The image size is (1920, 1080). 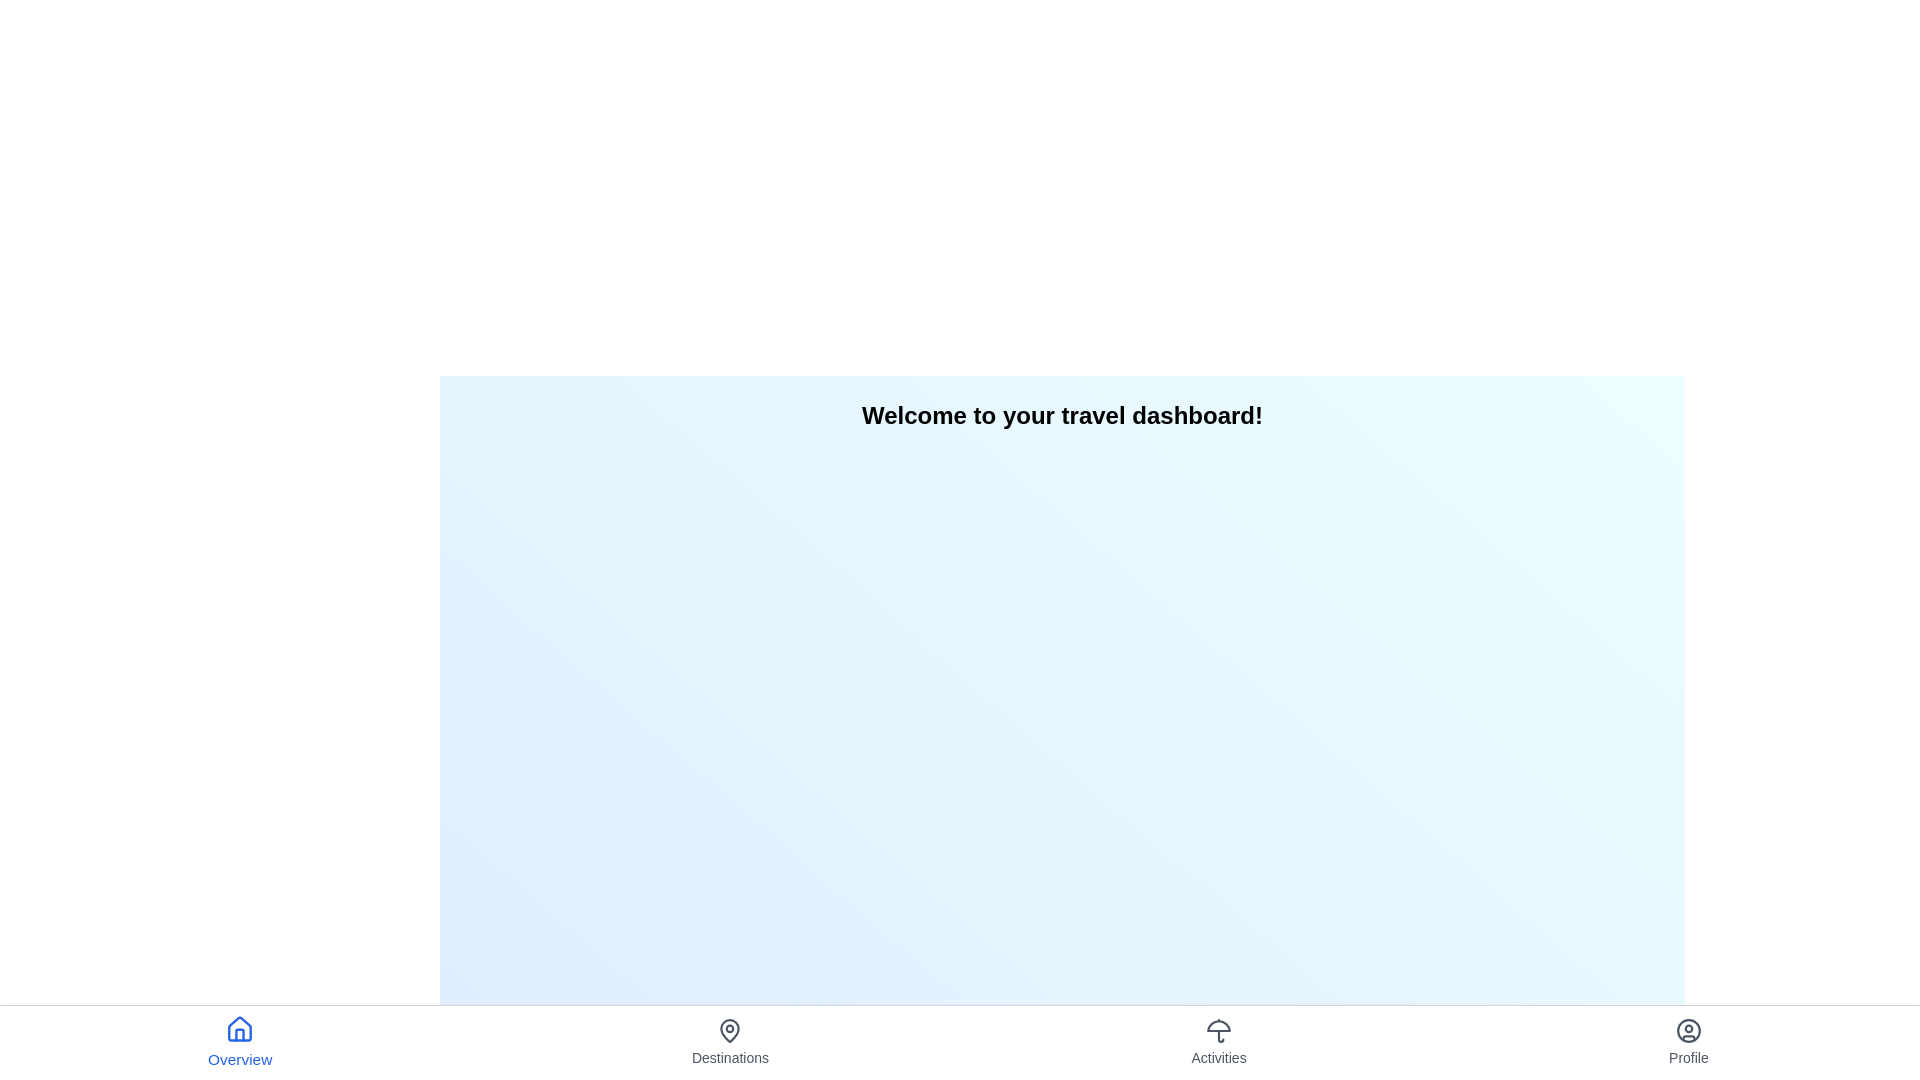 What do you see at coordinates (1218, 1056) in the screenshot?
I see `the 'Activities' text label located beneath the umbrella icon in the bottom navigation bar by moving the cursor to its center point` at bounding box center [1218, 1056].